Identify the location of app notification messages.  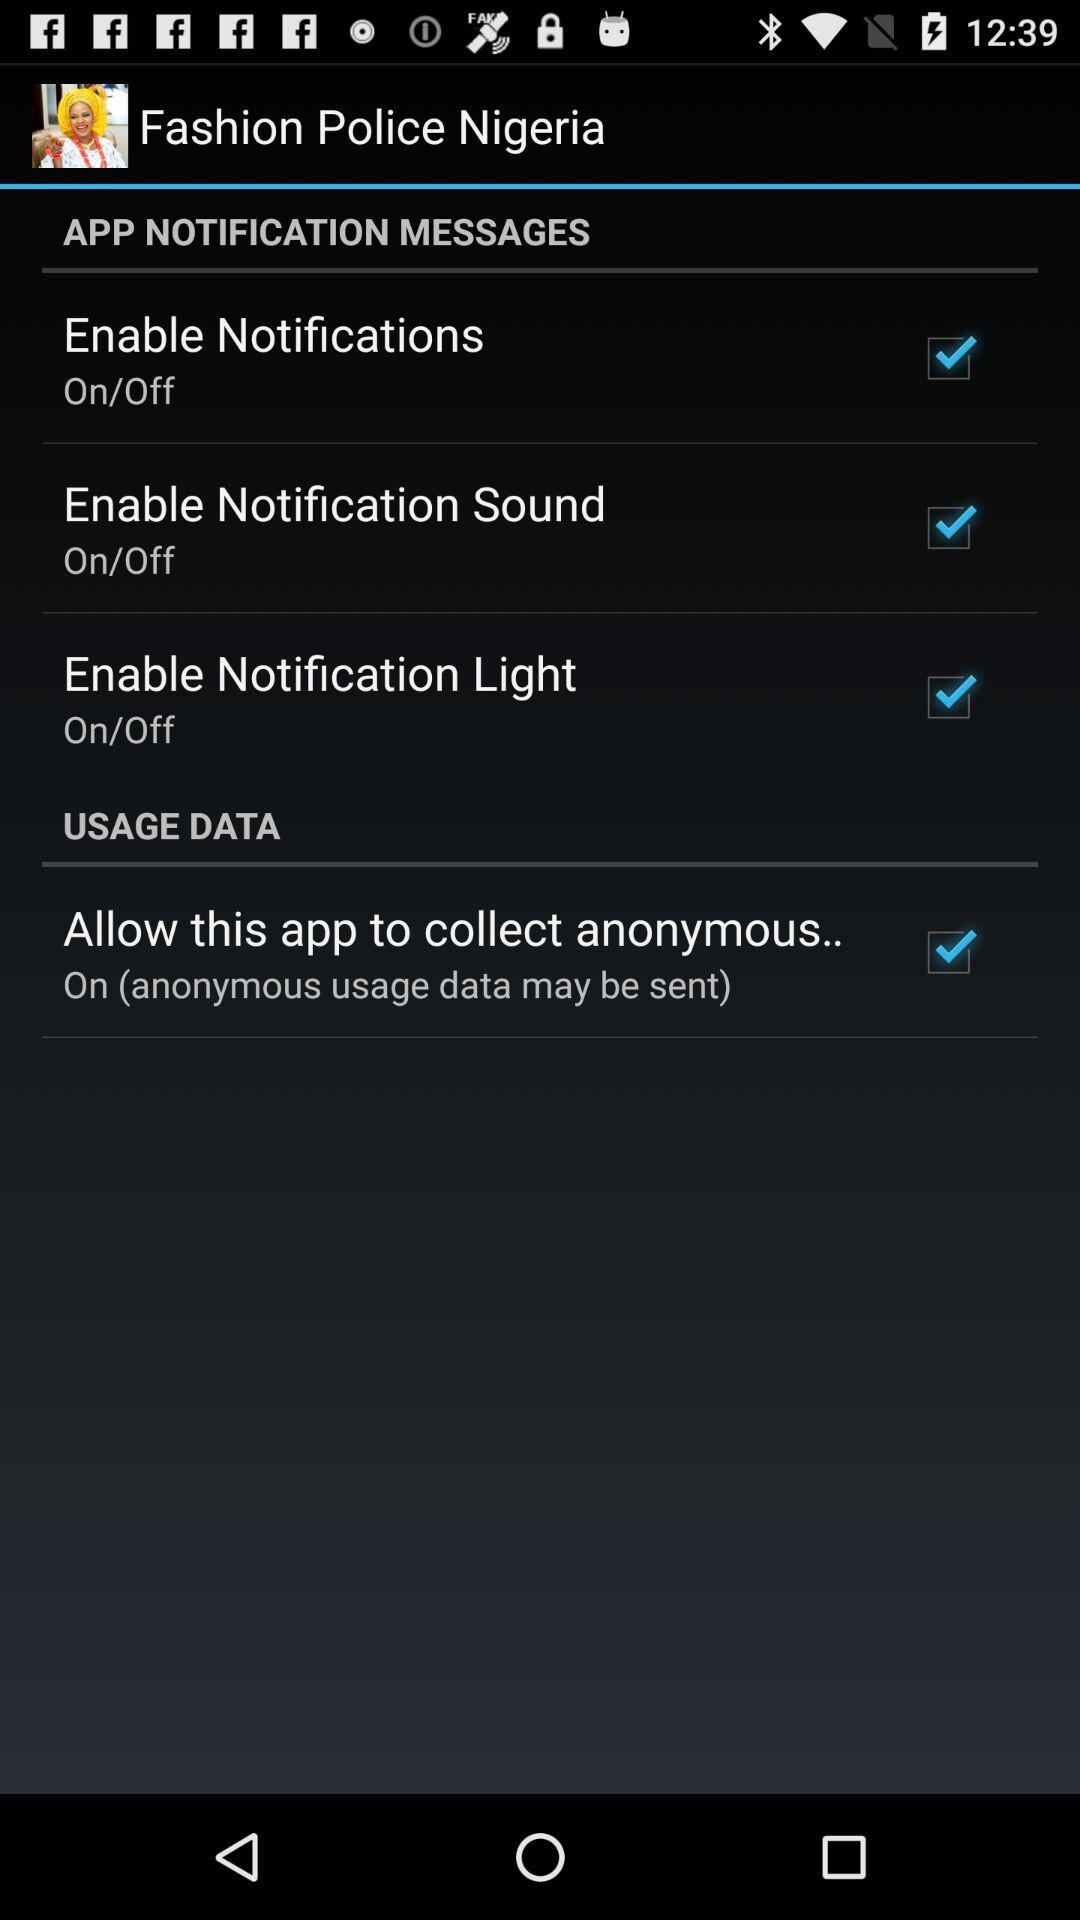
(540, 230).